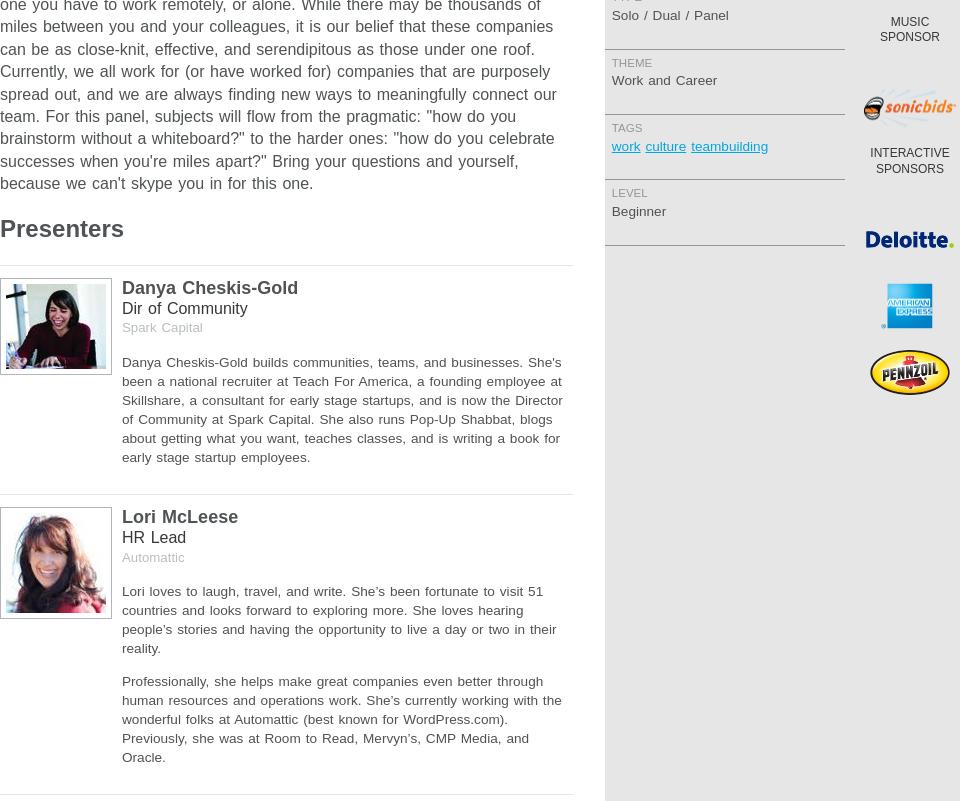 The image size is (960, 801). I want to click on 'Beginner', so click(637, 210).